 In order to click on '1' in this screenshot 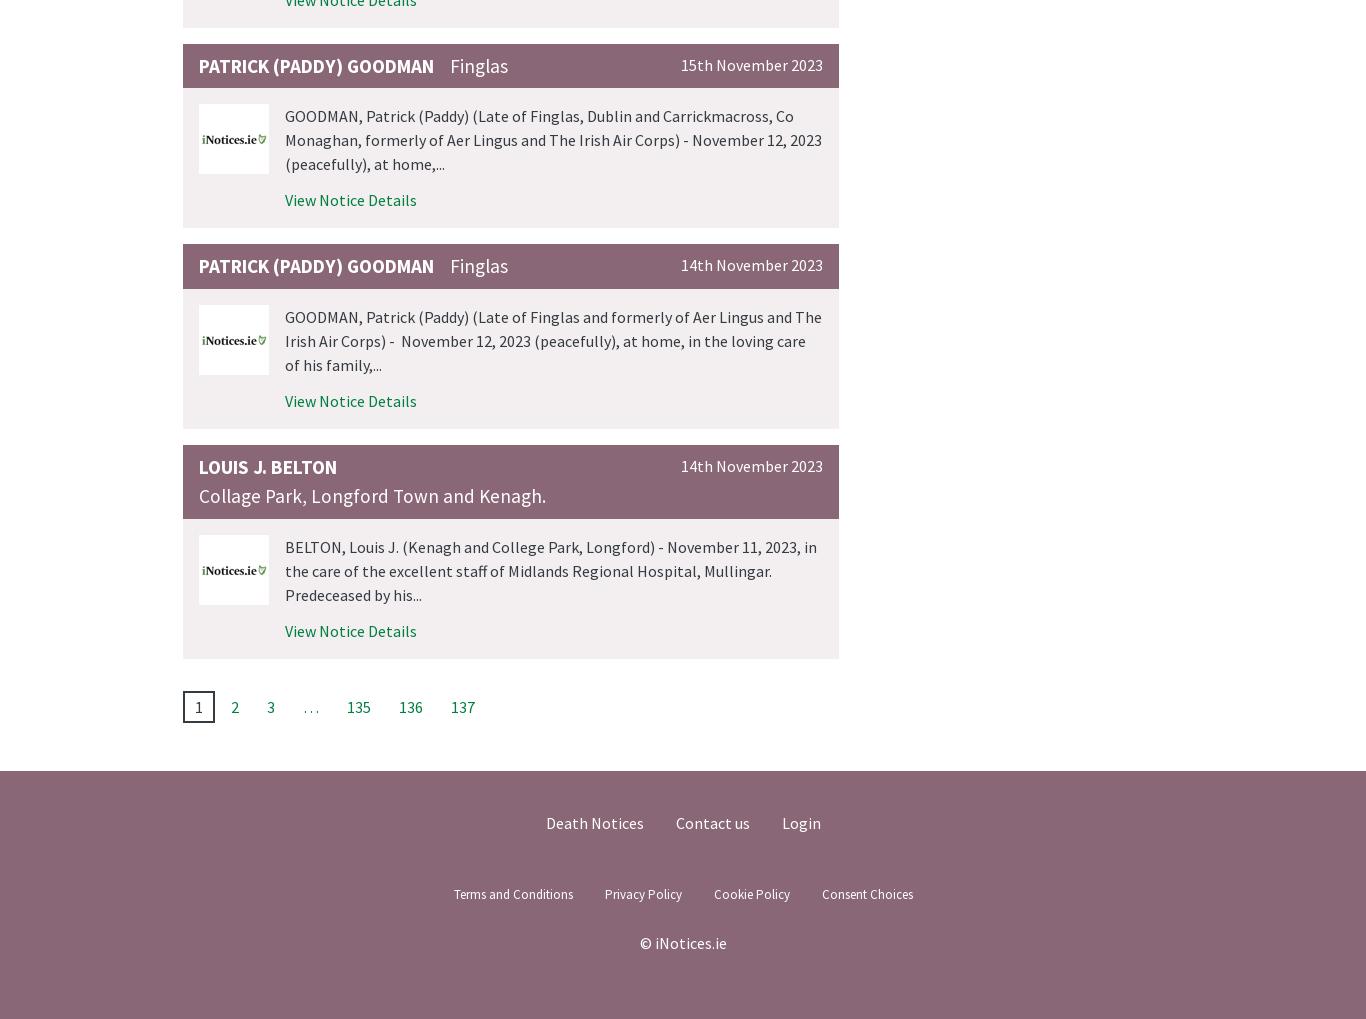, I will do `click(198, 705)`.